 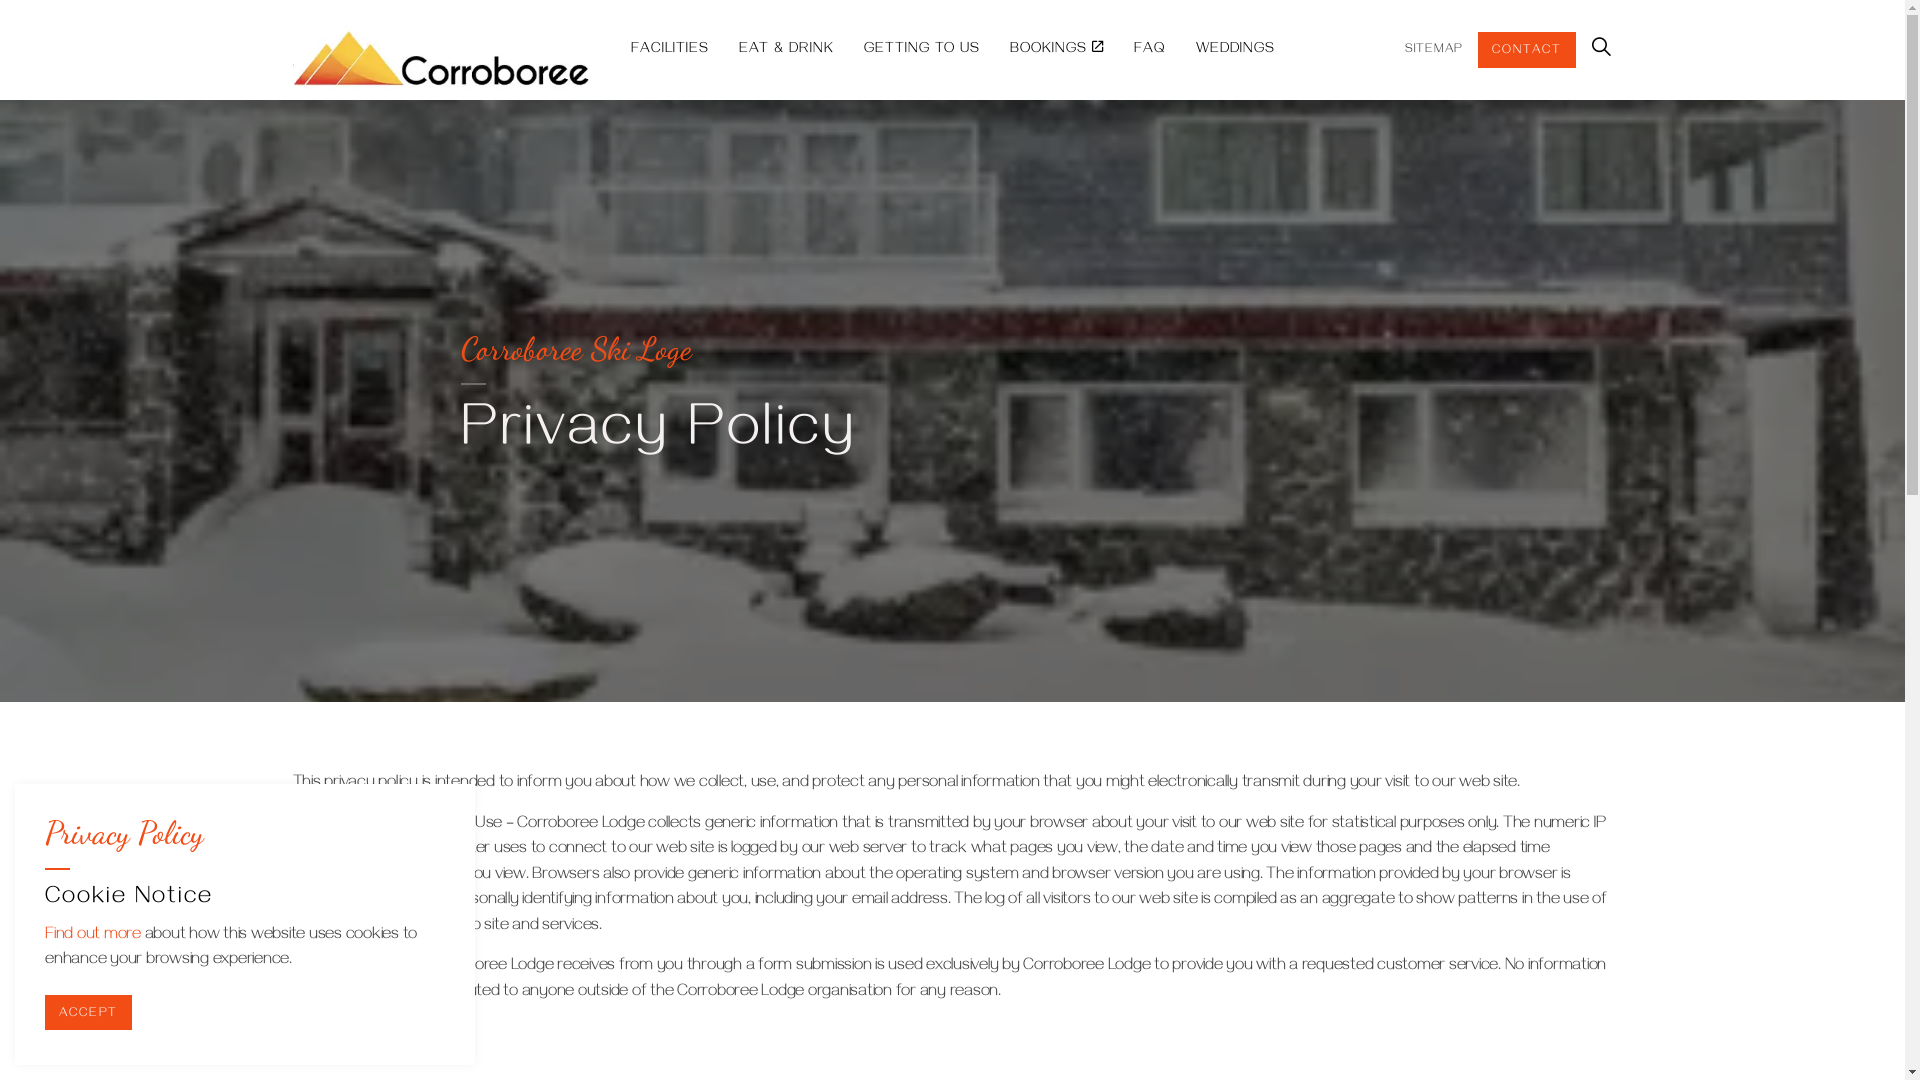 What do you see at coordinates (1432, 49) in the screenshot?
I see `'SITEMAP'` at bounding box center [1432, 49].